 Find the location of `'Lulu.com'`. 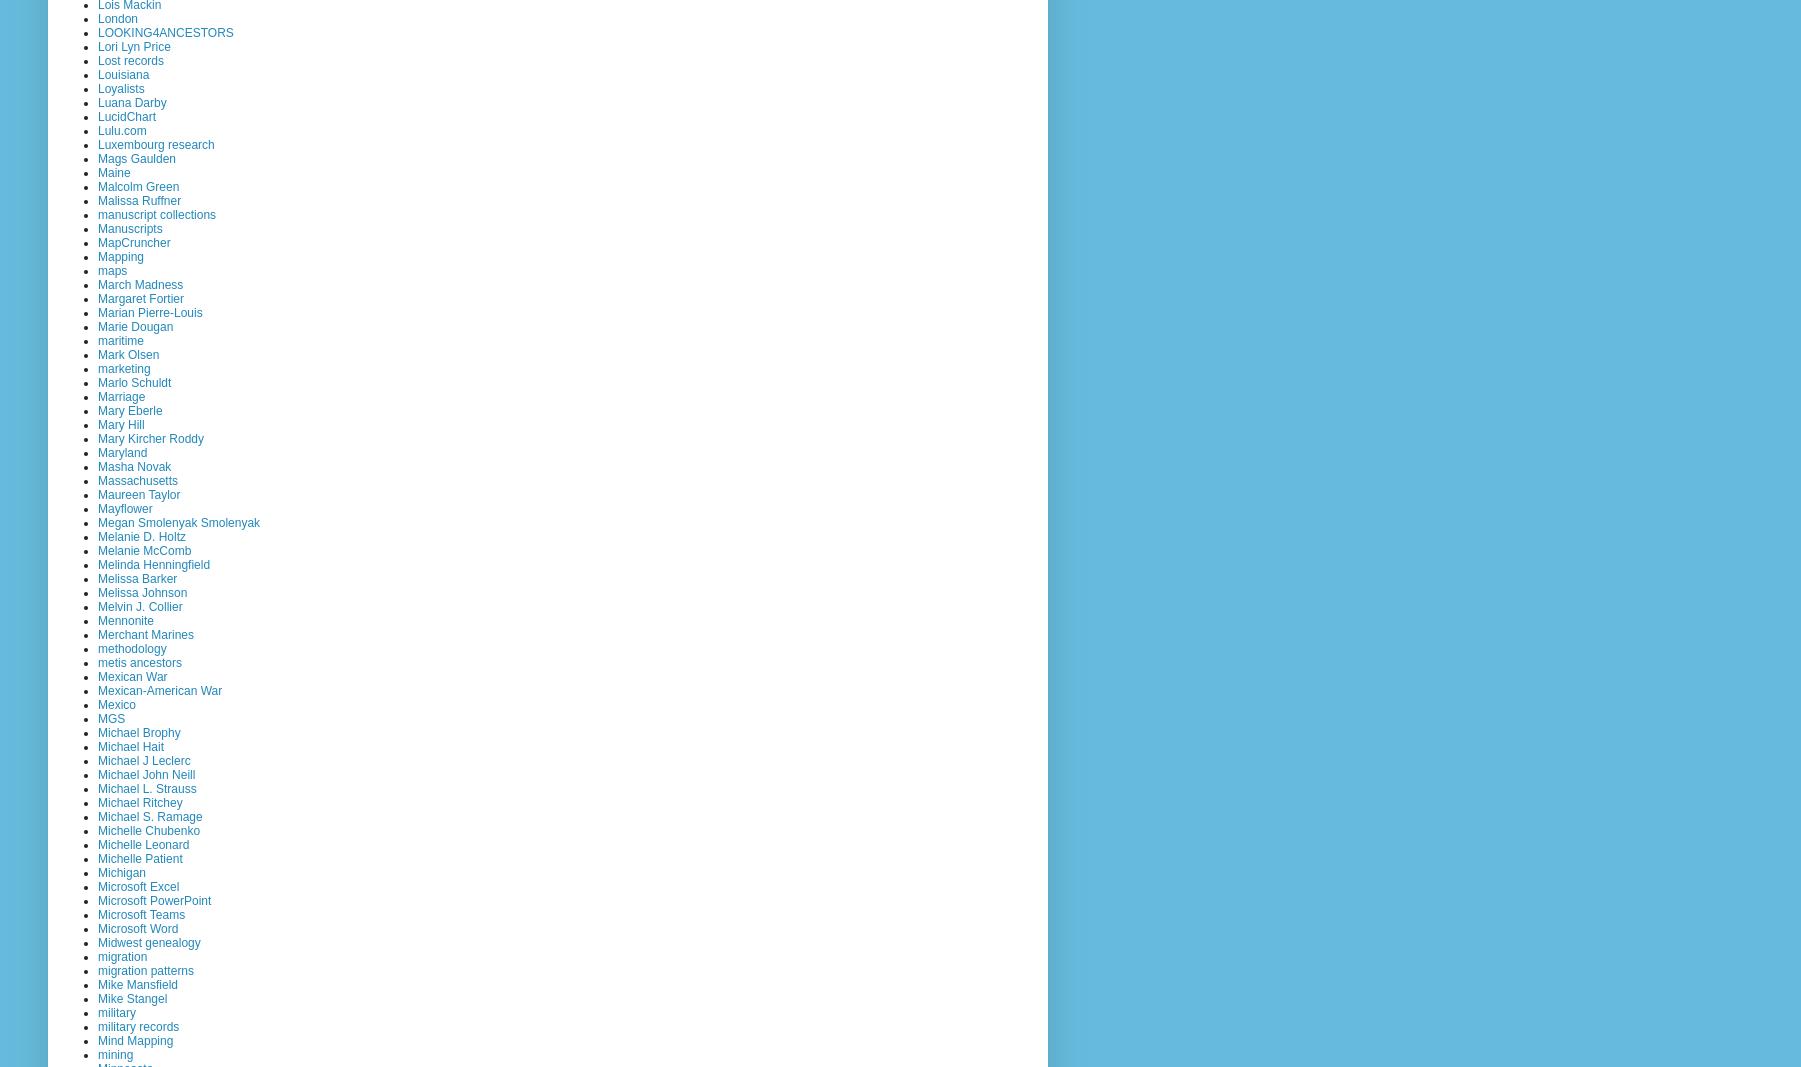

'Lulu.com' is located at coordinates (121, 128).